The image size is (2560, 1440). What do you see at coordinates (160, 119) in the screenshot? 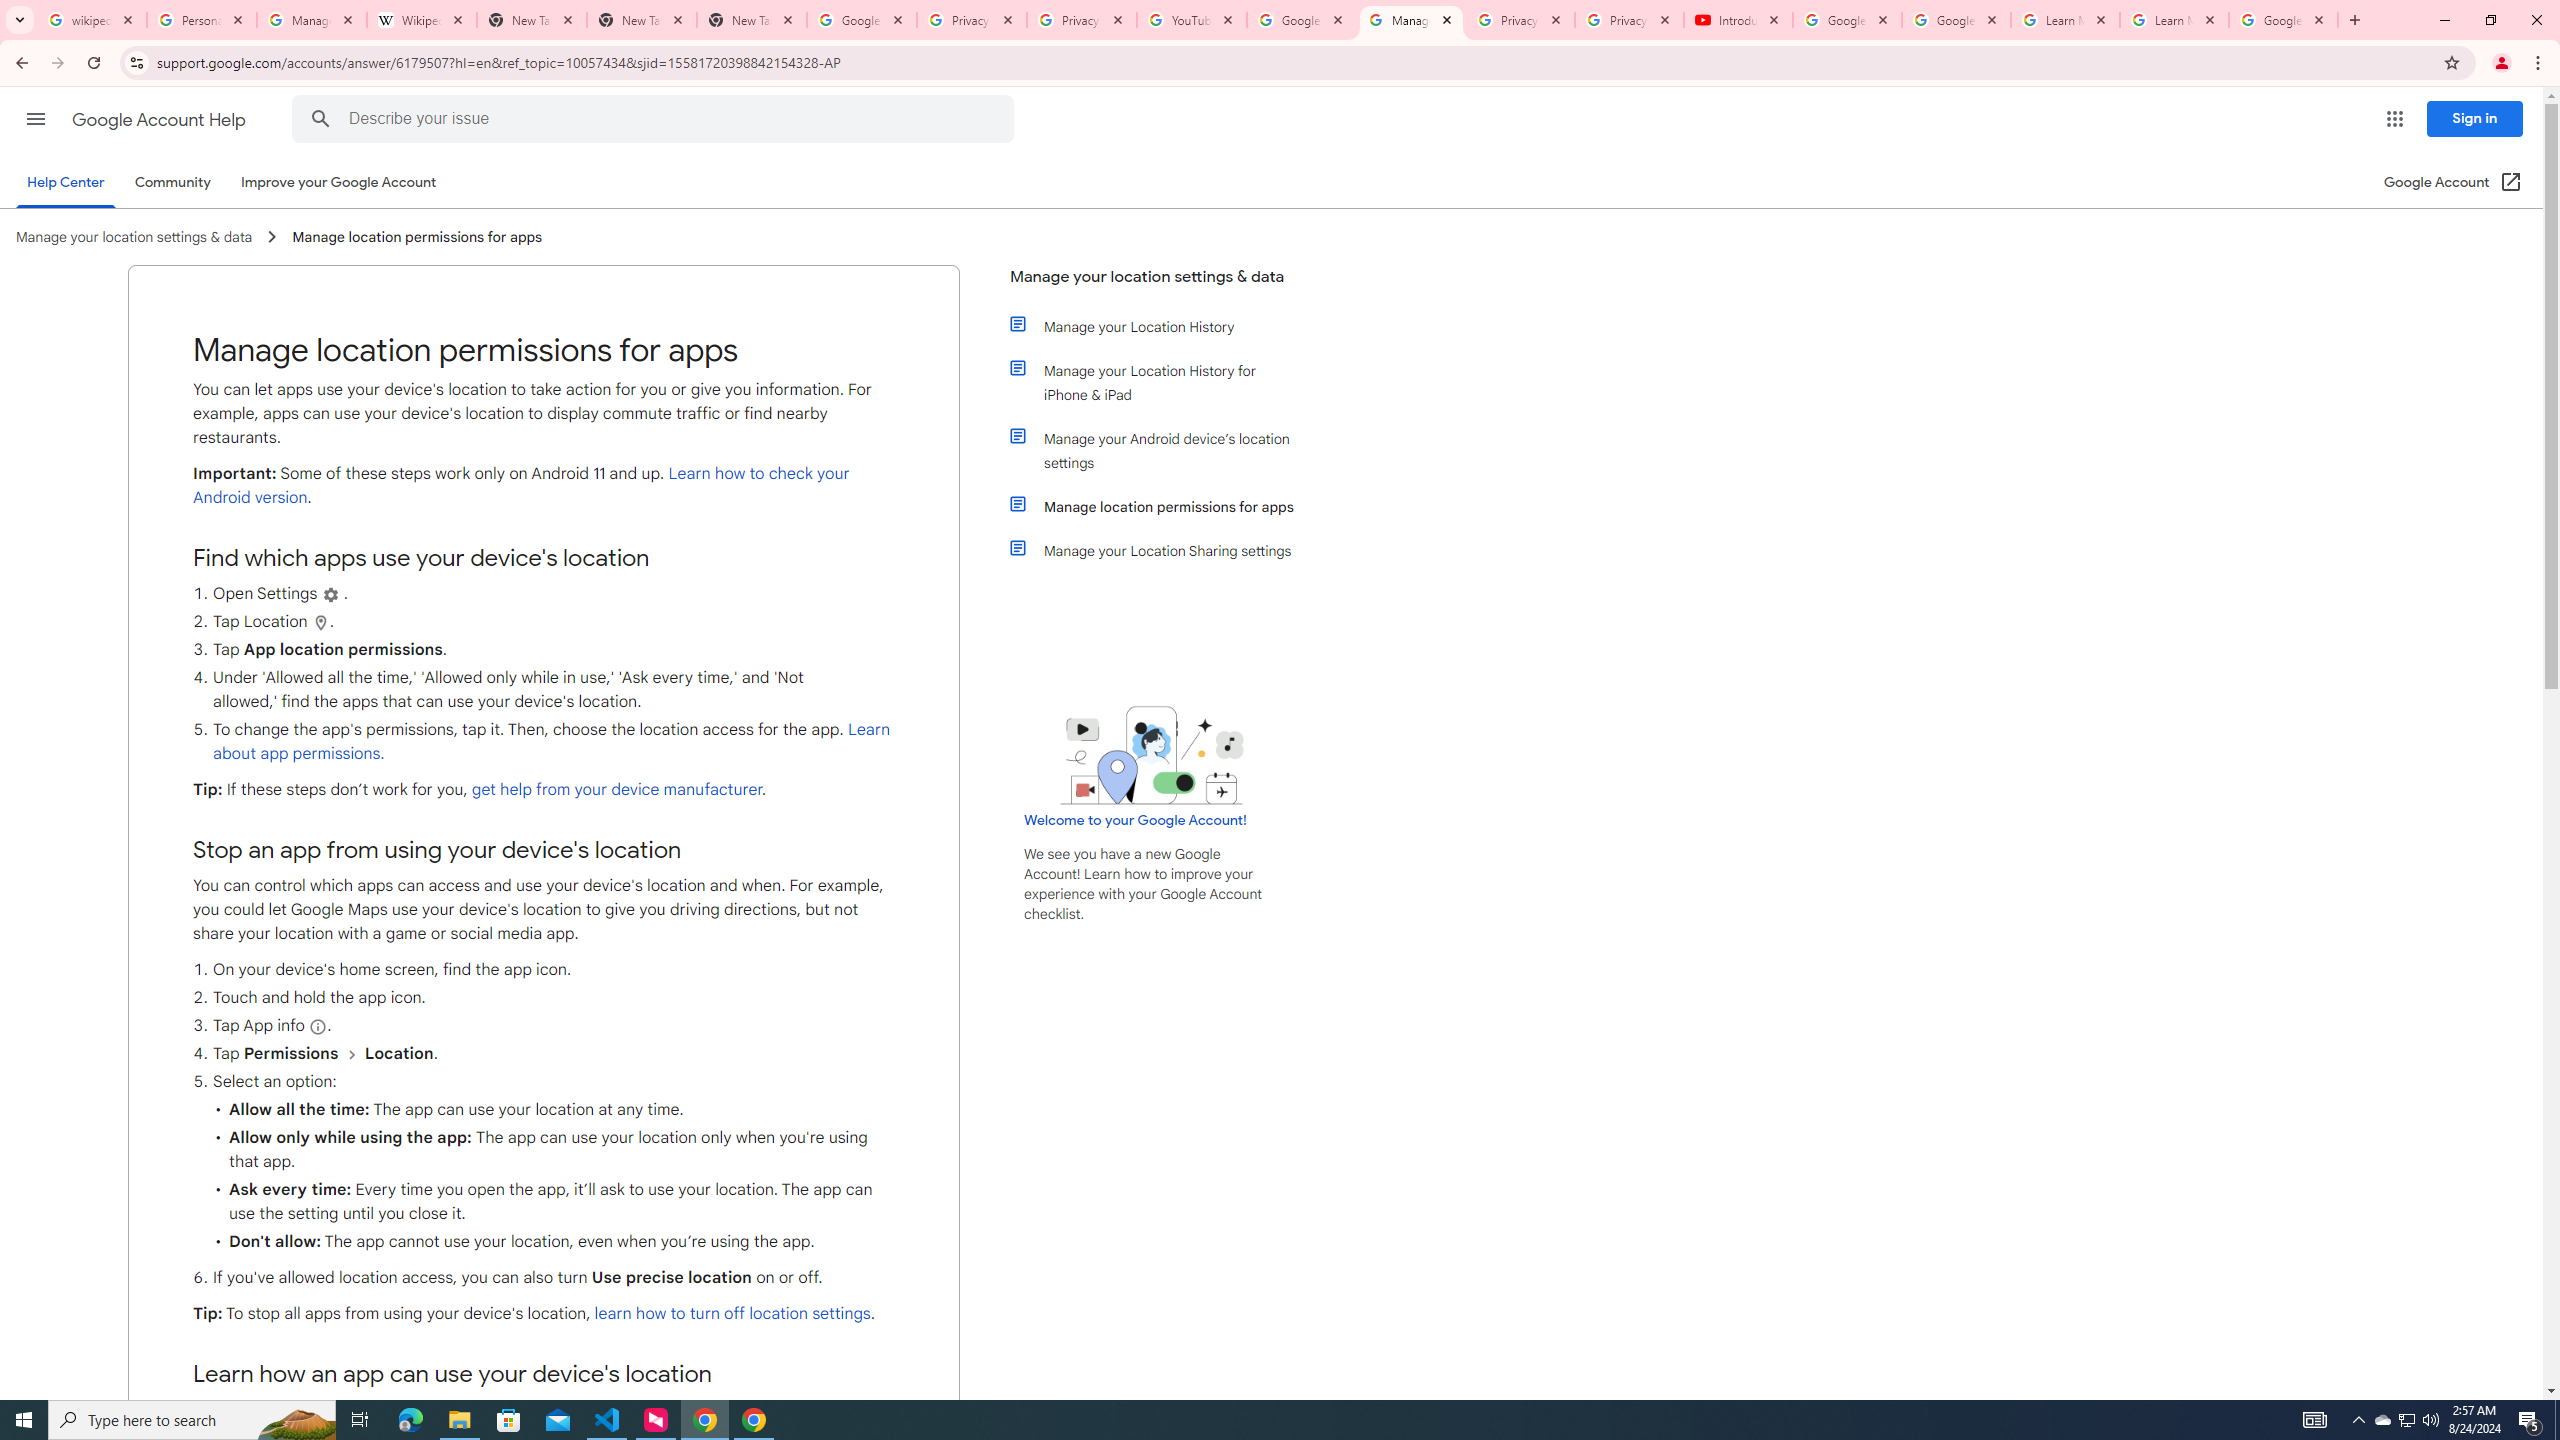
I see `'Google Account Help'` at bounding box center [160, 119].